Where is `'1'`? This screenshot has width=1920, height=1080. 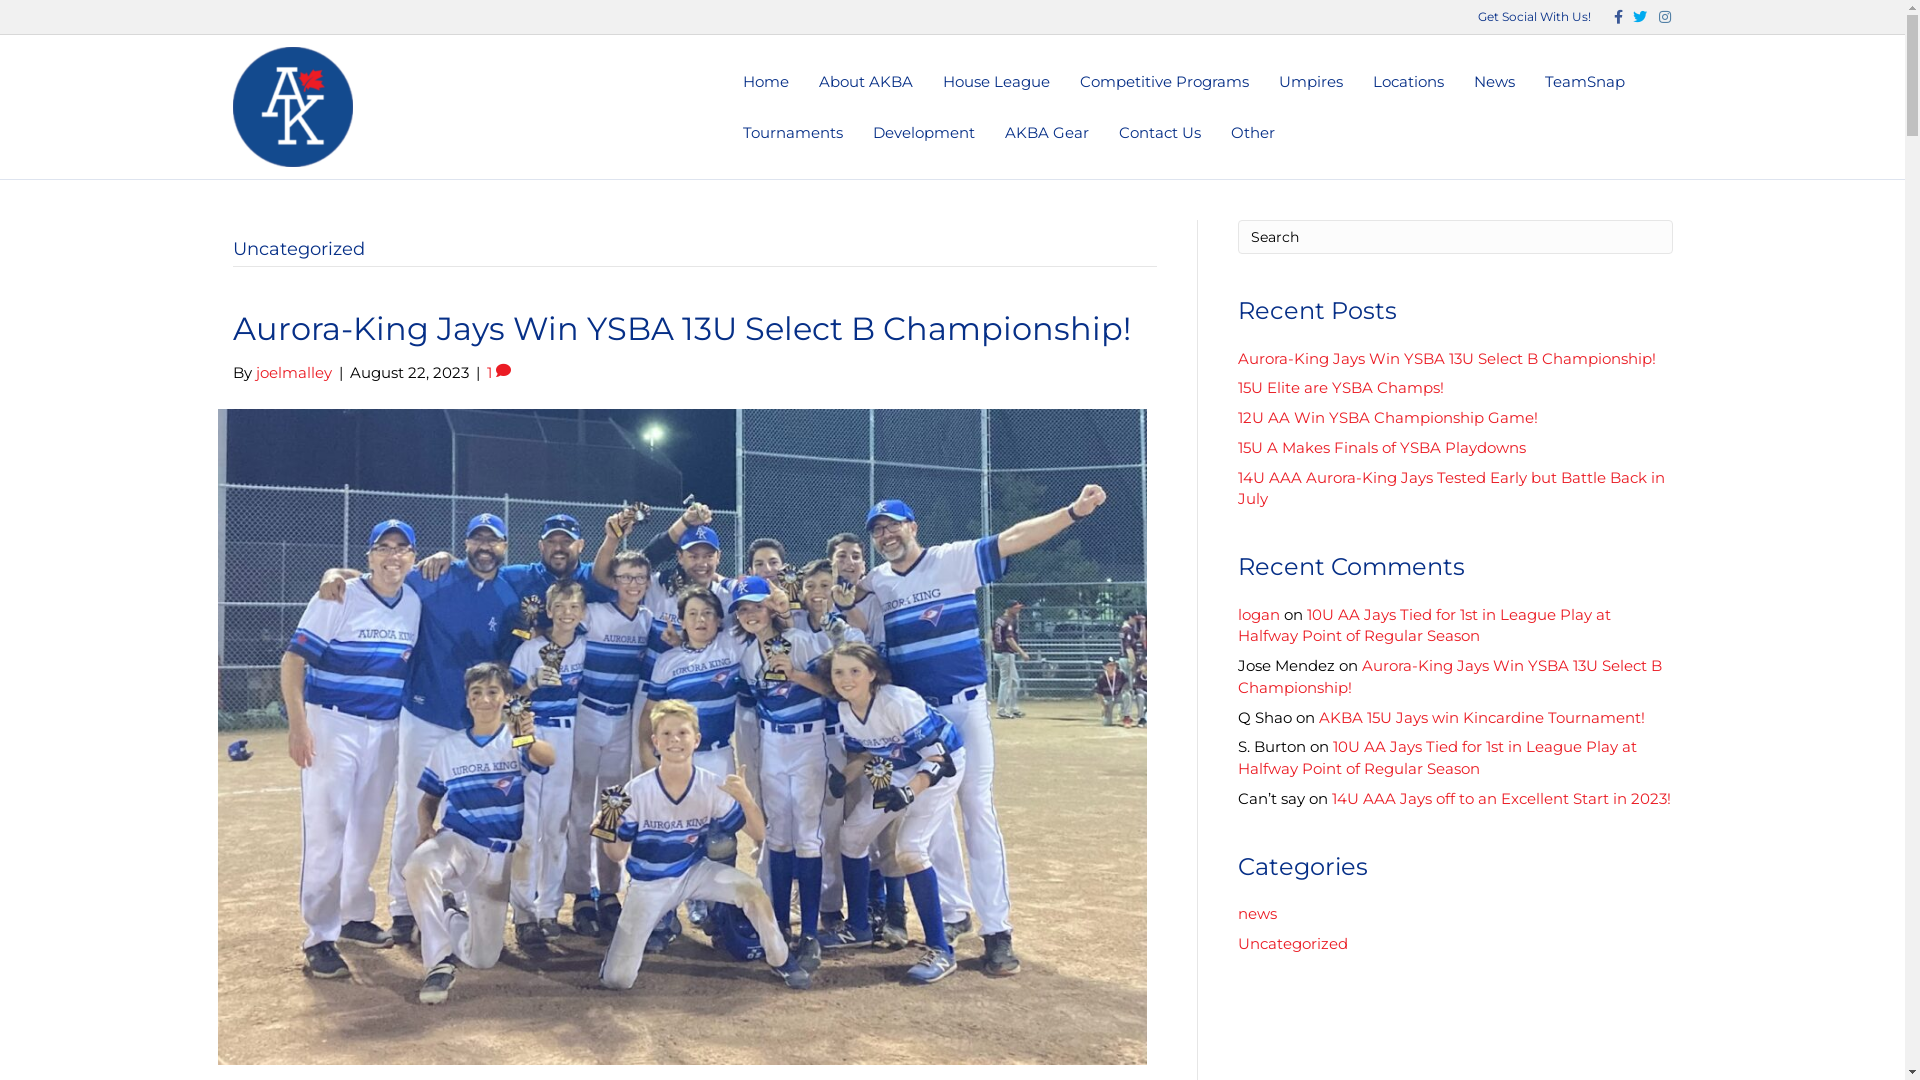 '1' is located at coordinates (498, 372).